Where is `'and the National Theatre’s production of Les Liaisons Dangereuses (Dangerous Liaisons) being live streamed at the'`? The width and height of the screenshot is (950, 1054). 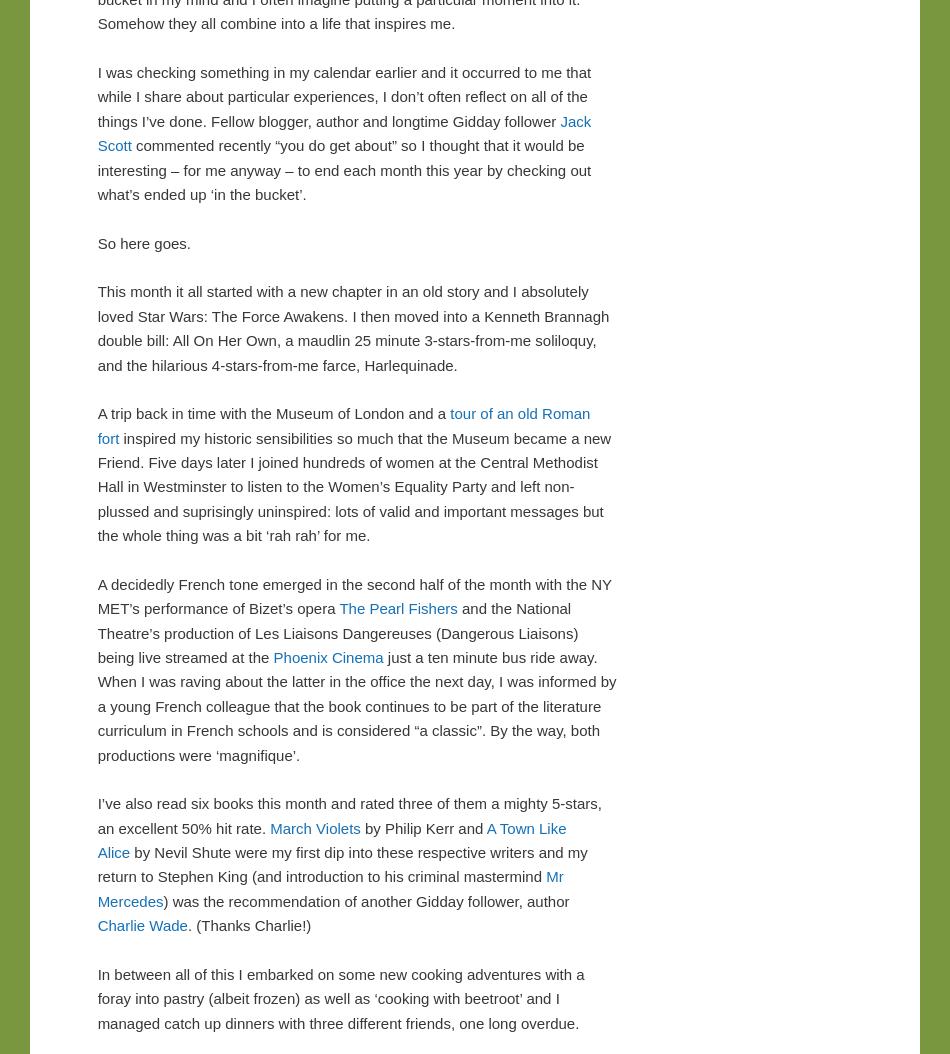
'and the National Theatre’s production of Les Liaisons Dangereuses (Dangerous Liaisons) being live streamed at the' is located at coordinates (336, 633).